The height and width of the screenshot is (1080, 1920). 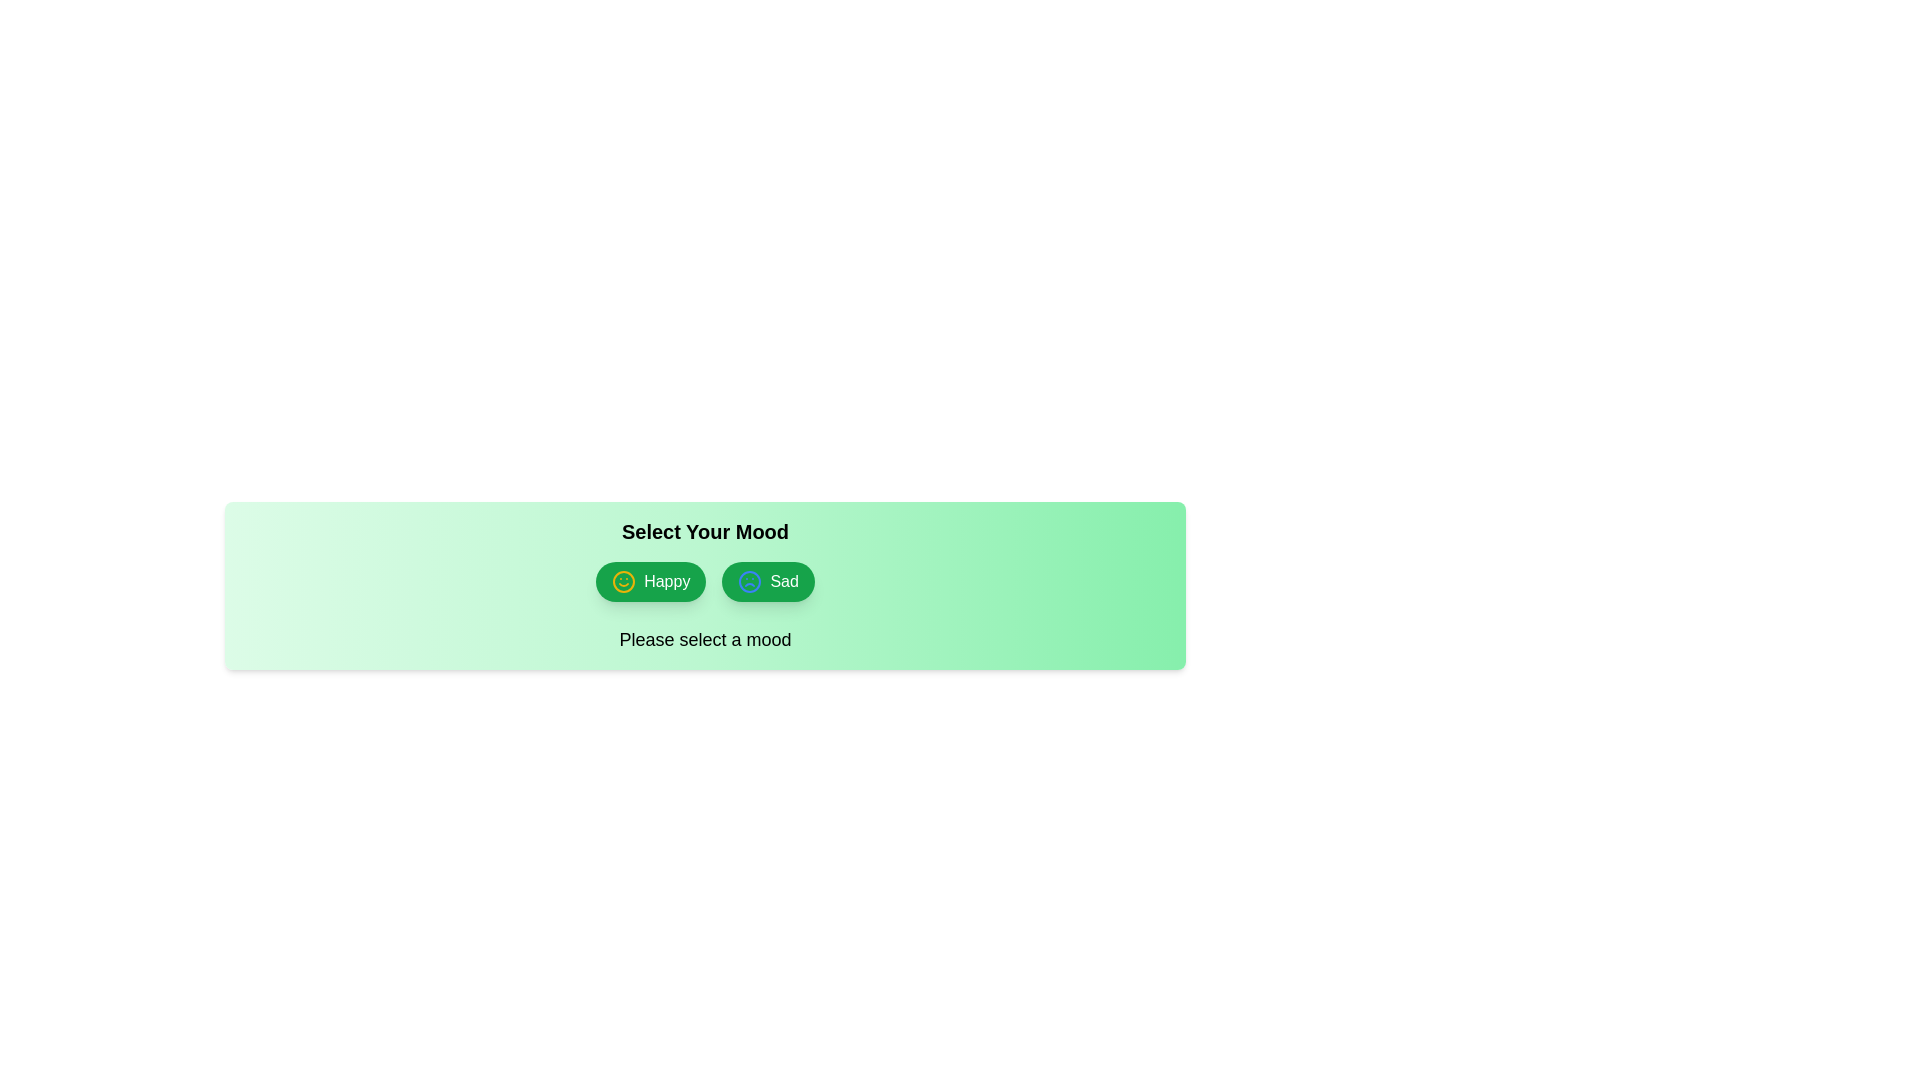 I want to click on the Happy button to observe the hover effect, so click(x=651, y=582).